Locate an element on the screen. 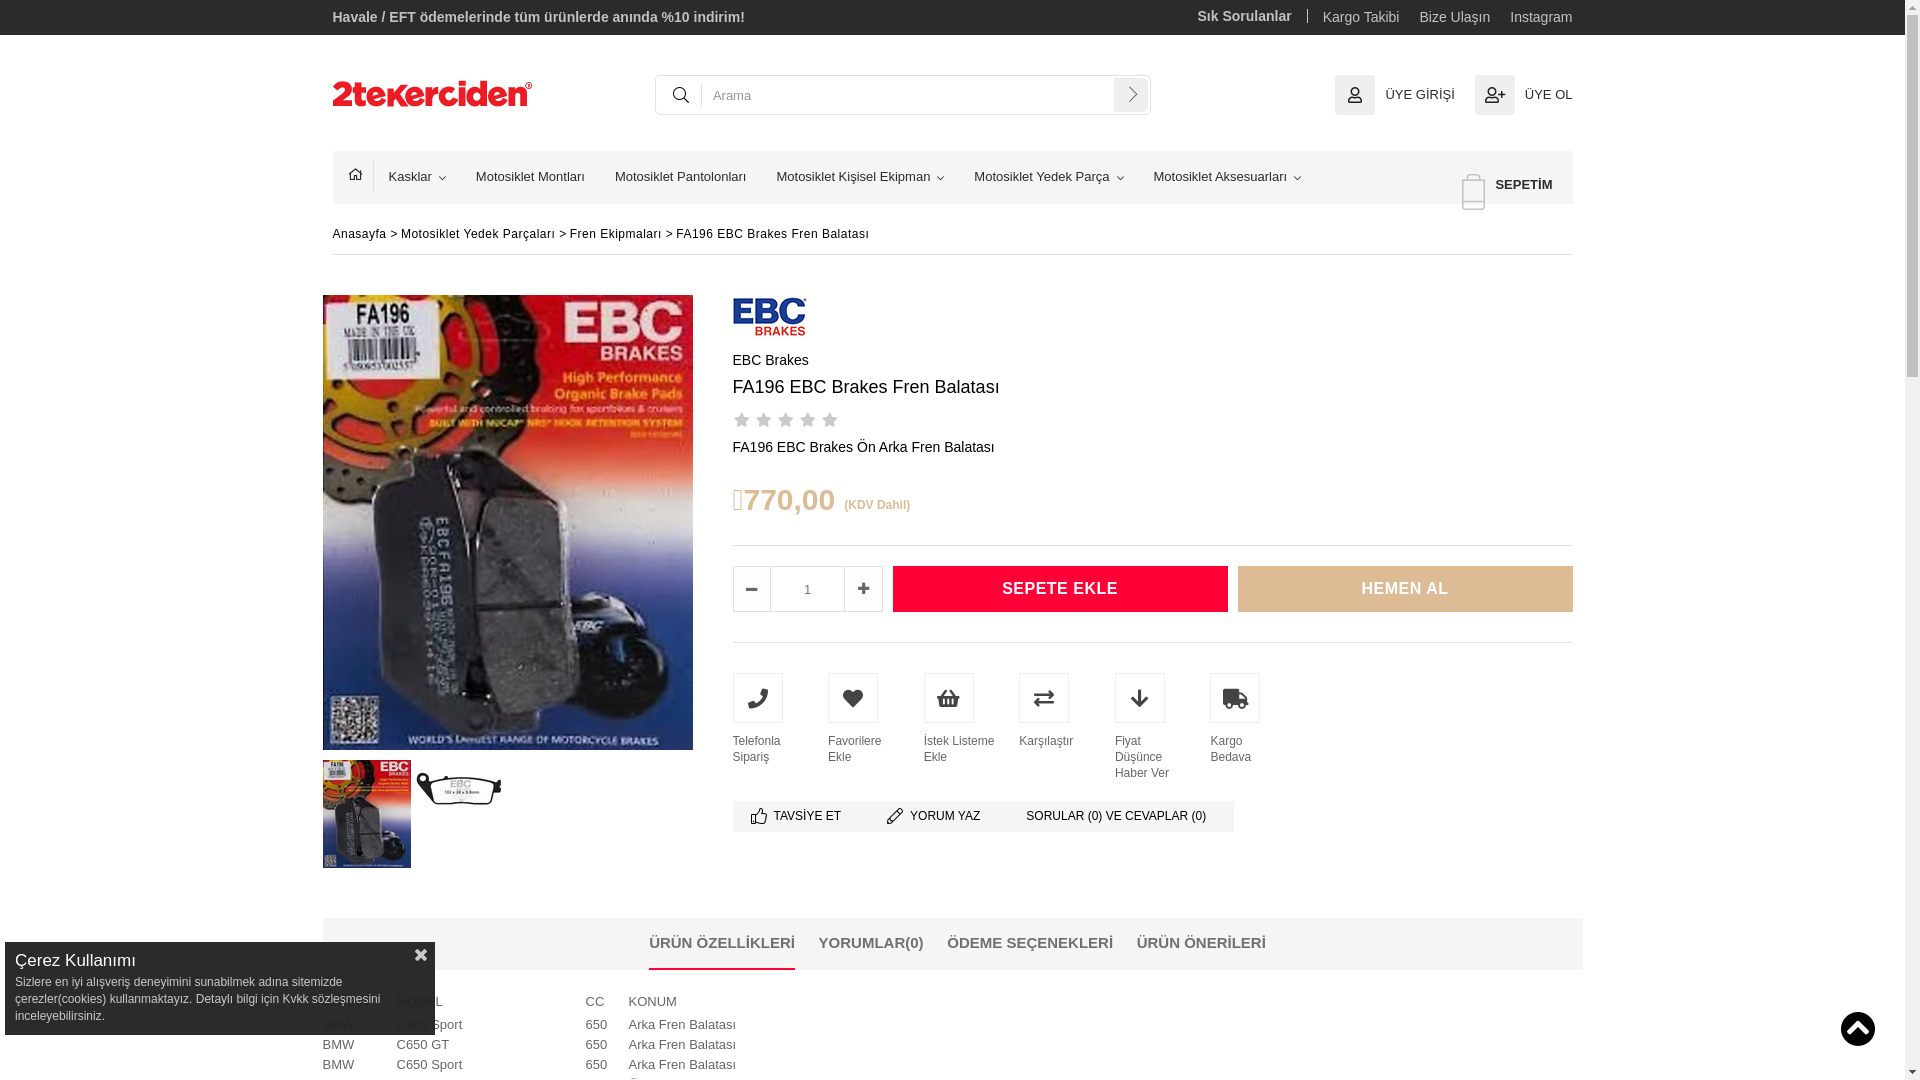 This screenshot has height=1080, width=1920. 'SEPETIM' is located at coordinates (1507, 185).